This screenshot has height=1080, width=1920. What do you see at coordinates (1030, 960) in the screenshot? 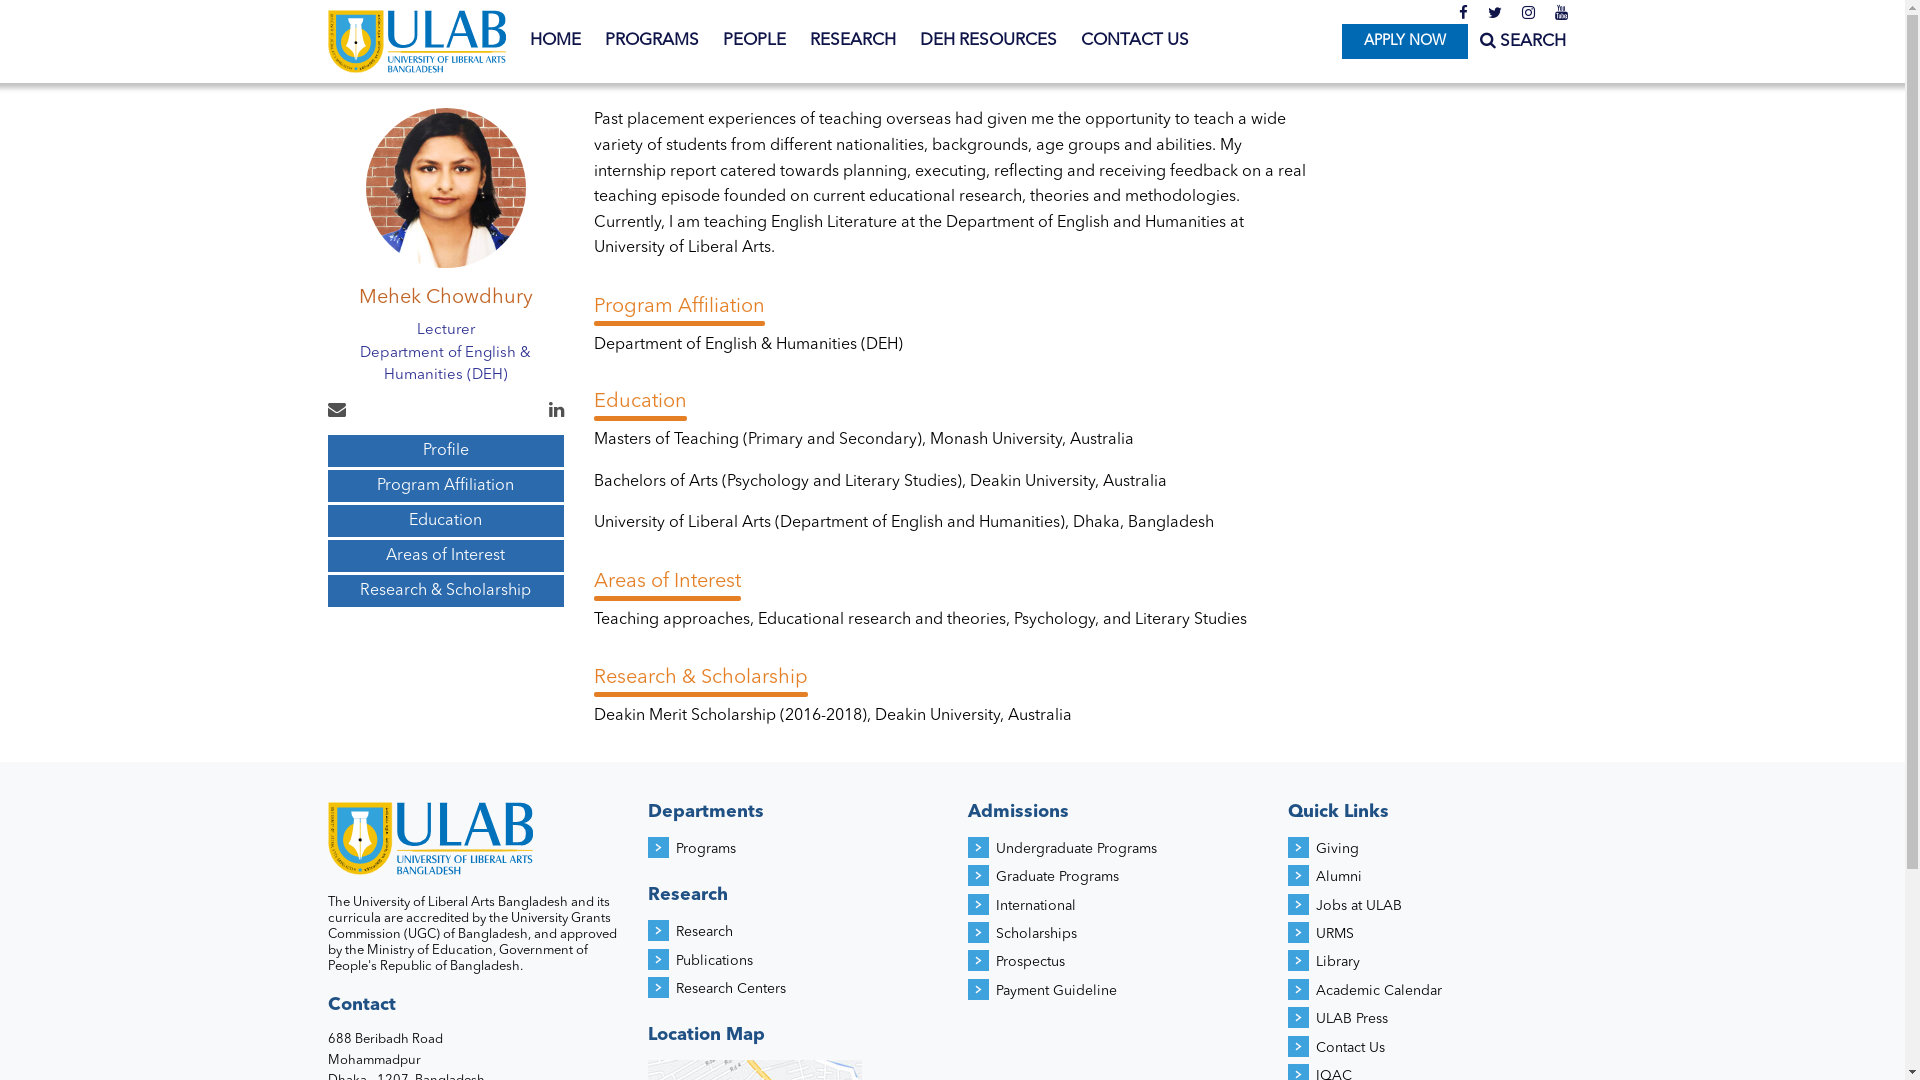
I see `'Prospectus'` at bounding box center [1030, 960].